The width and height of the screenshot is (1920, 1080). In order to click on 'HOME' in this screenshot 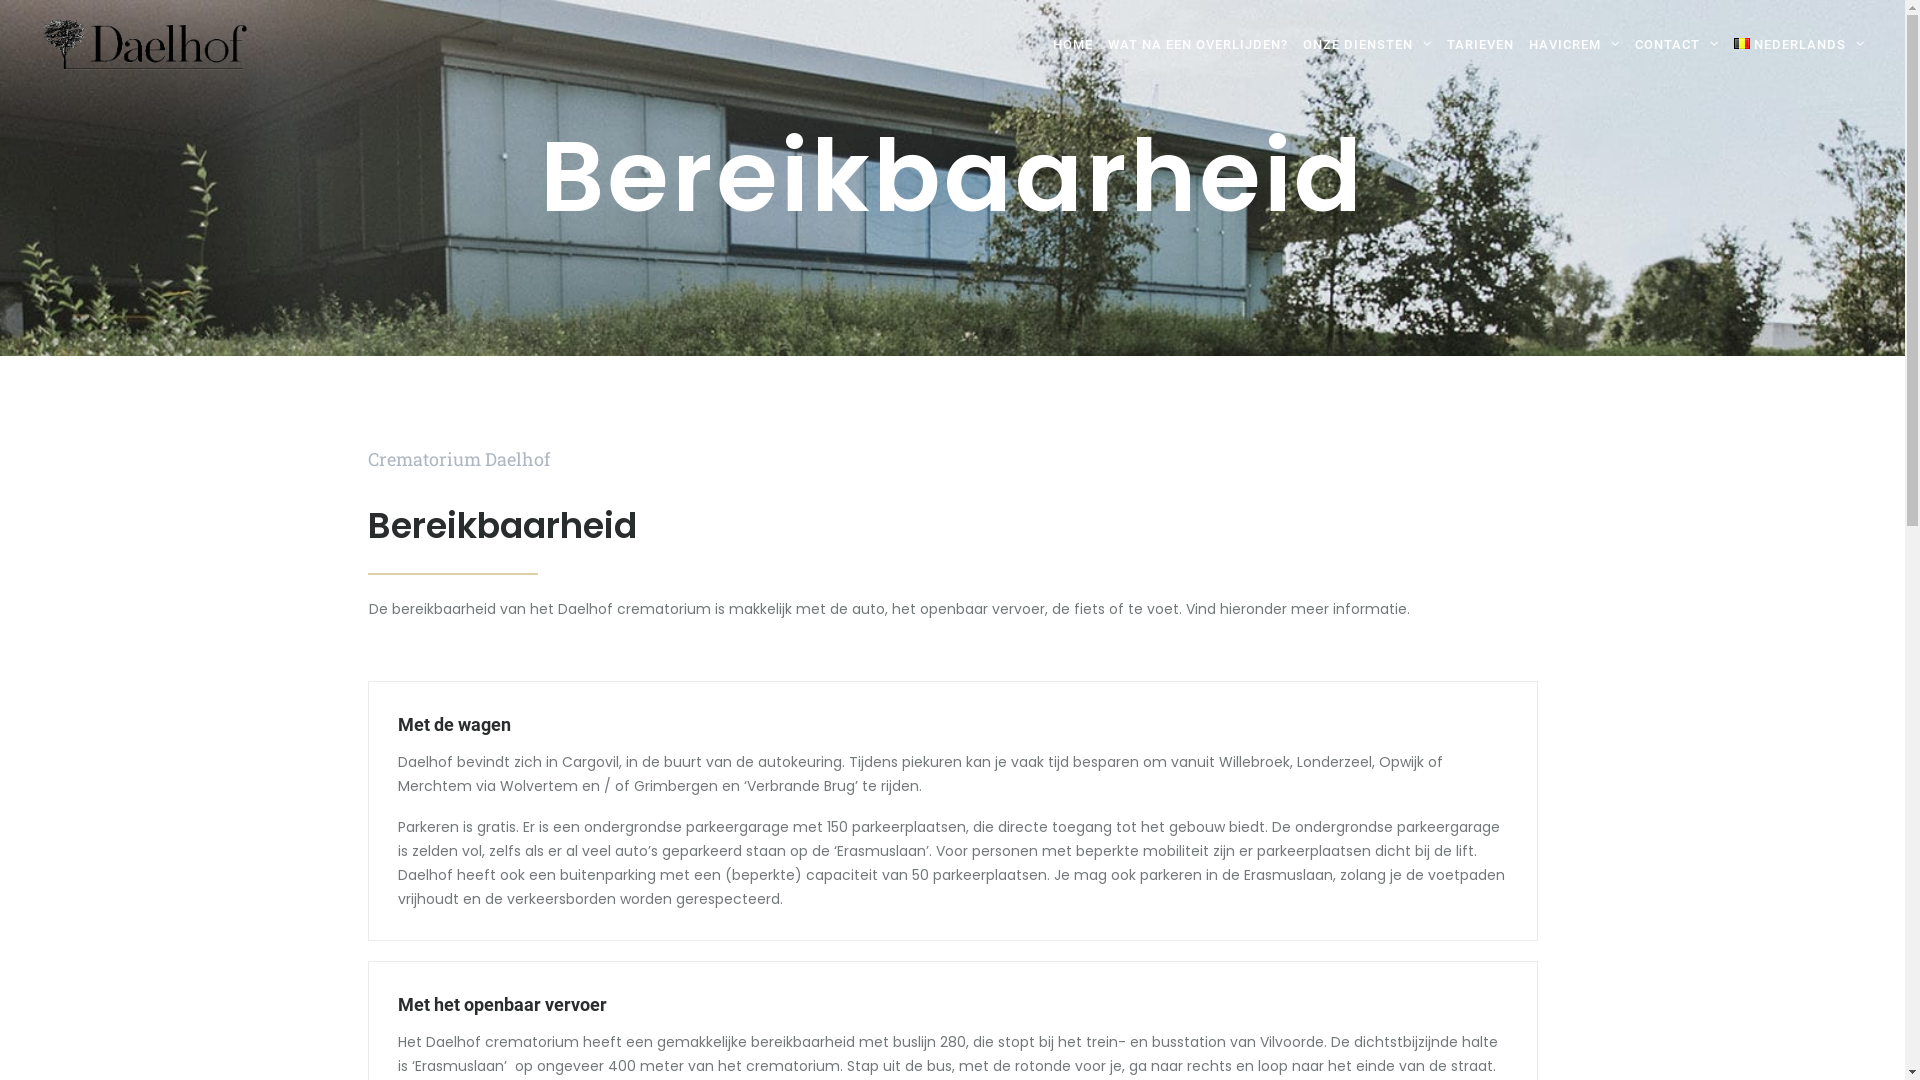, I will do `click(1072, 45)`.